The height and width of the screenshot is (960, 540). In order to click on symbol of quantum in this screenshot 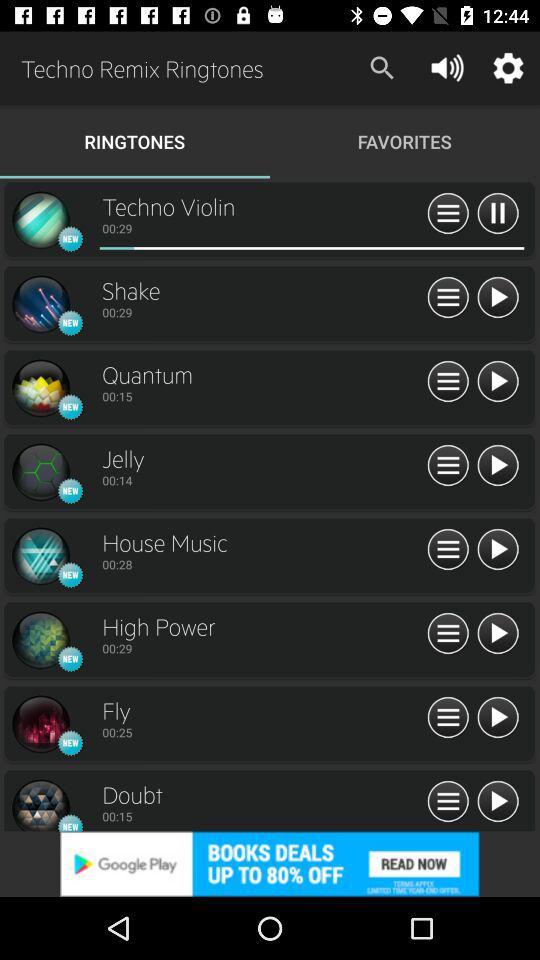, I will do `click(40, 387)`.